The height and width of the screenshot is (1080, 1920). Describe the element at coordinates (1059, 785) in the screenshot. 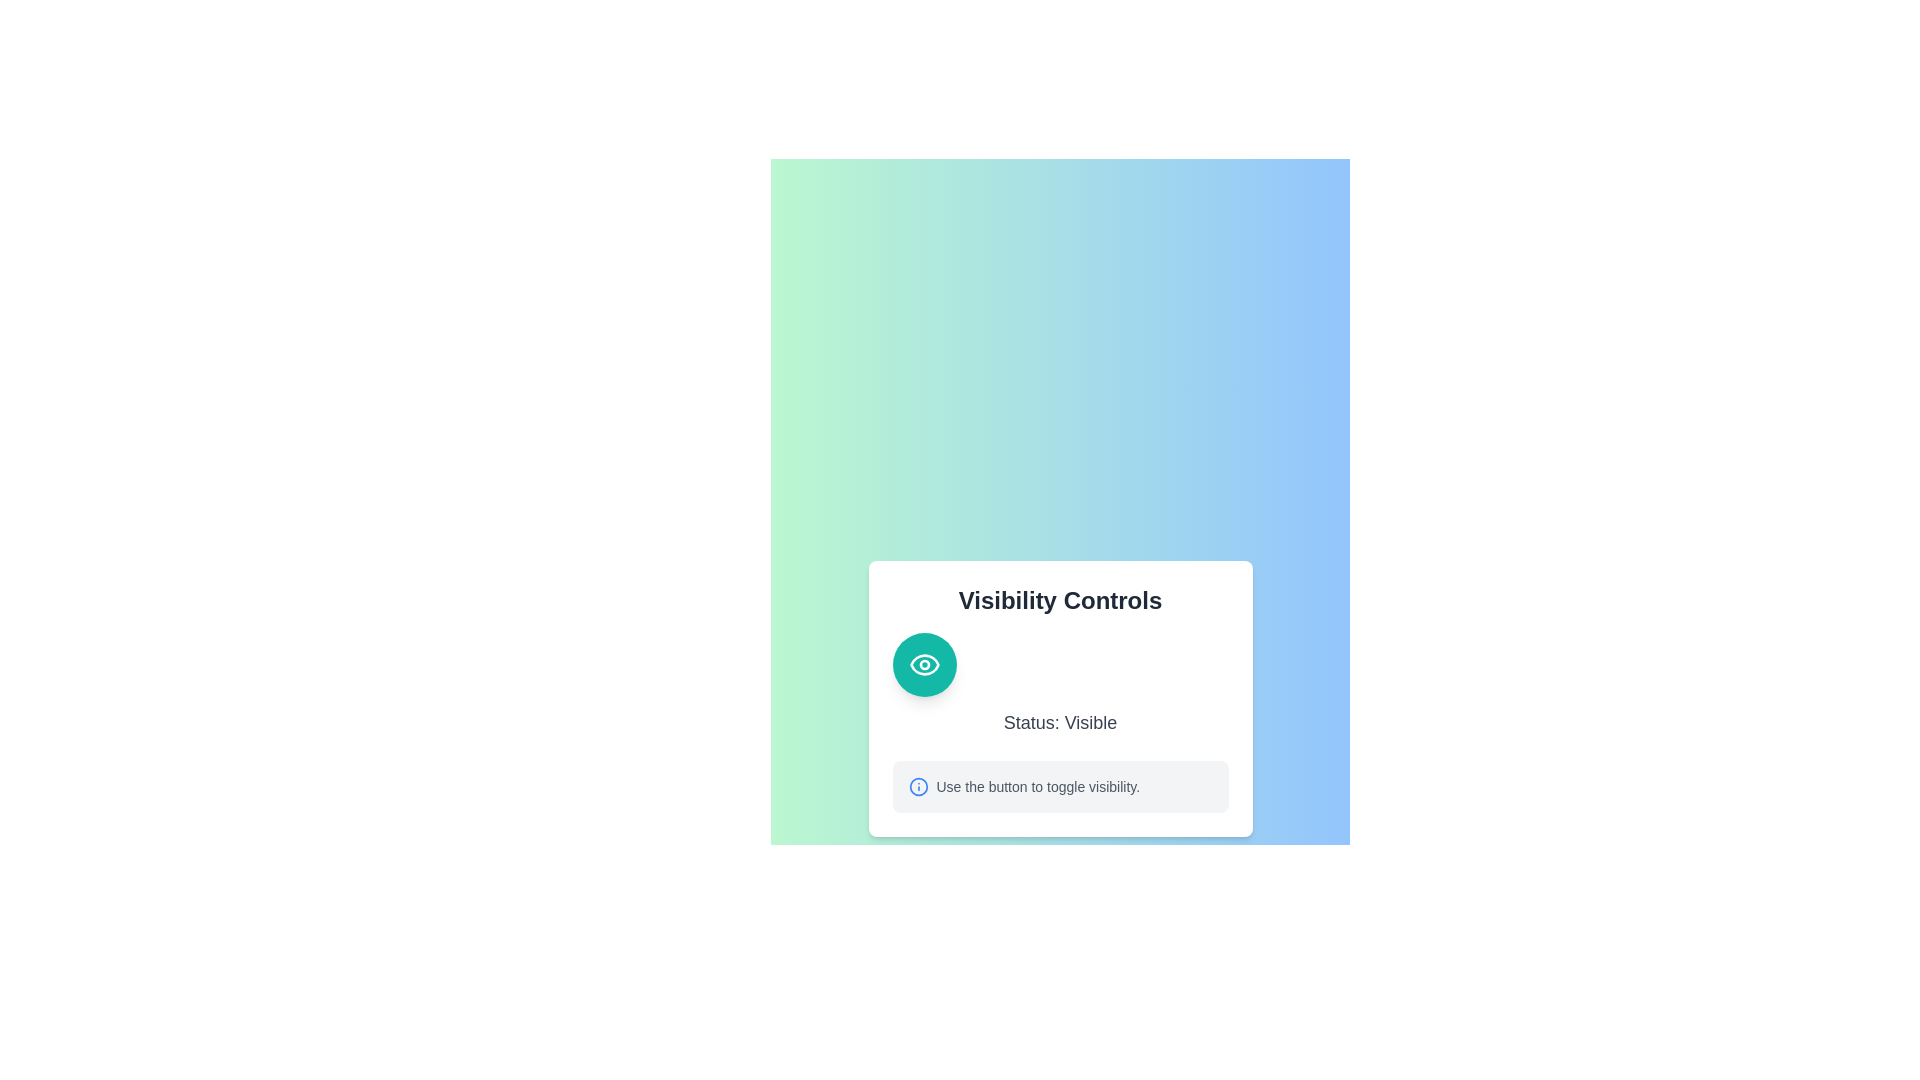

I see `the informational text below the status` at that location.